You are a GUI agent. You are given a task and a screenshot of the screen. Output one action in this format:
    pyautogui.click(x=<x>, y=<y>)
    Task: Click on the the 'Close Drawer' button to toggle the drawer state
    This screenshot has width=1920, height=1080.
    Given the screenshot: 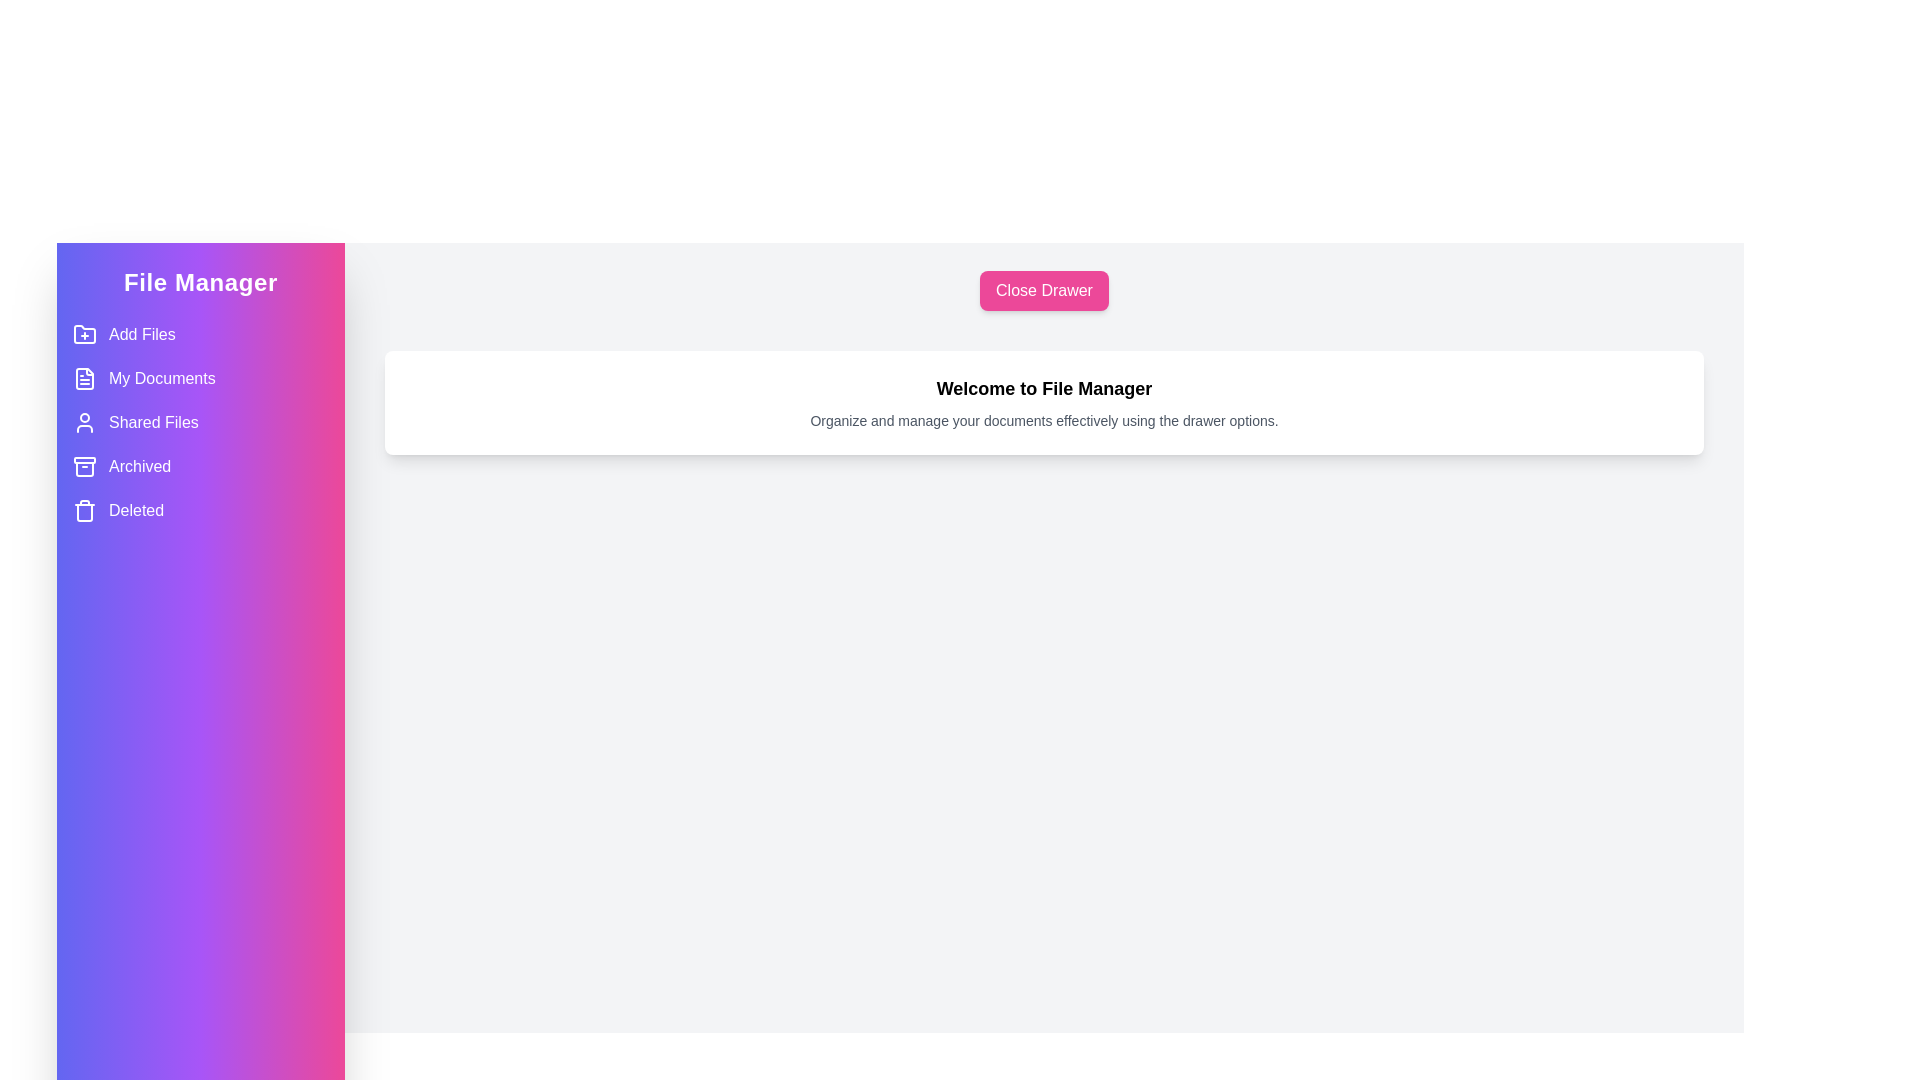 What is the action you would take?
    pyautogui.click(x=1042, y=290)
    